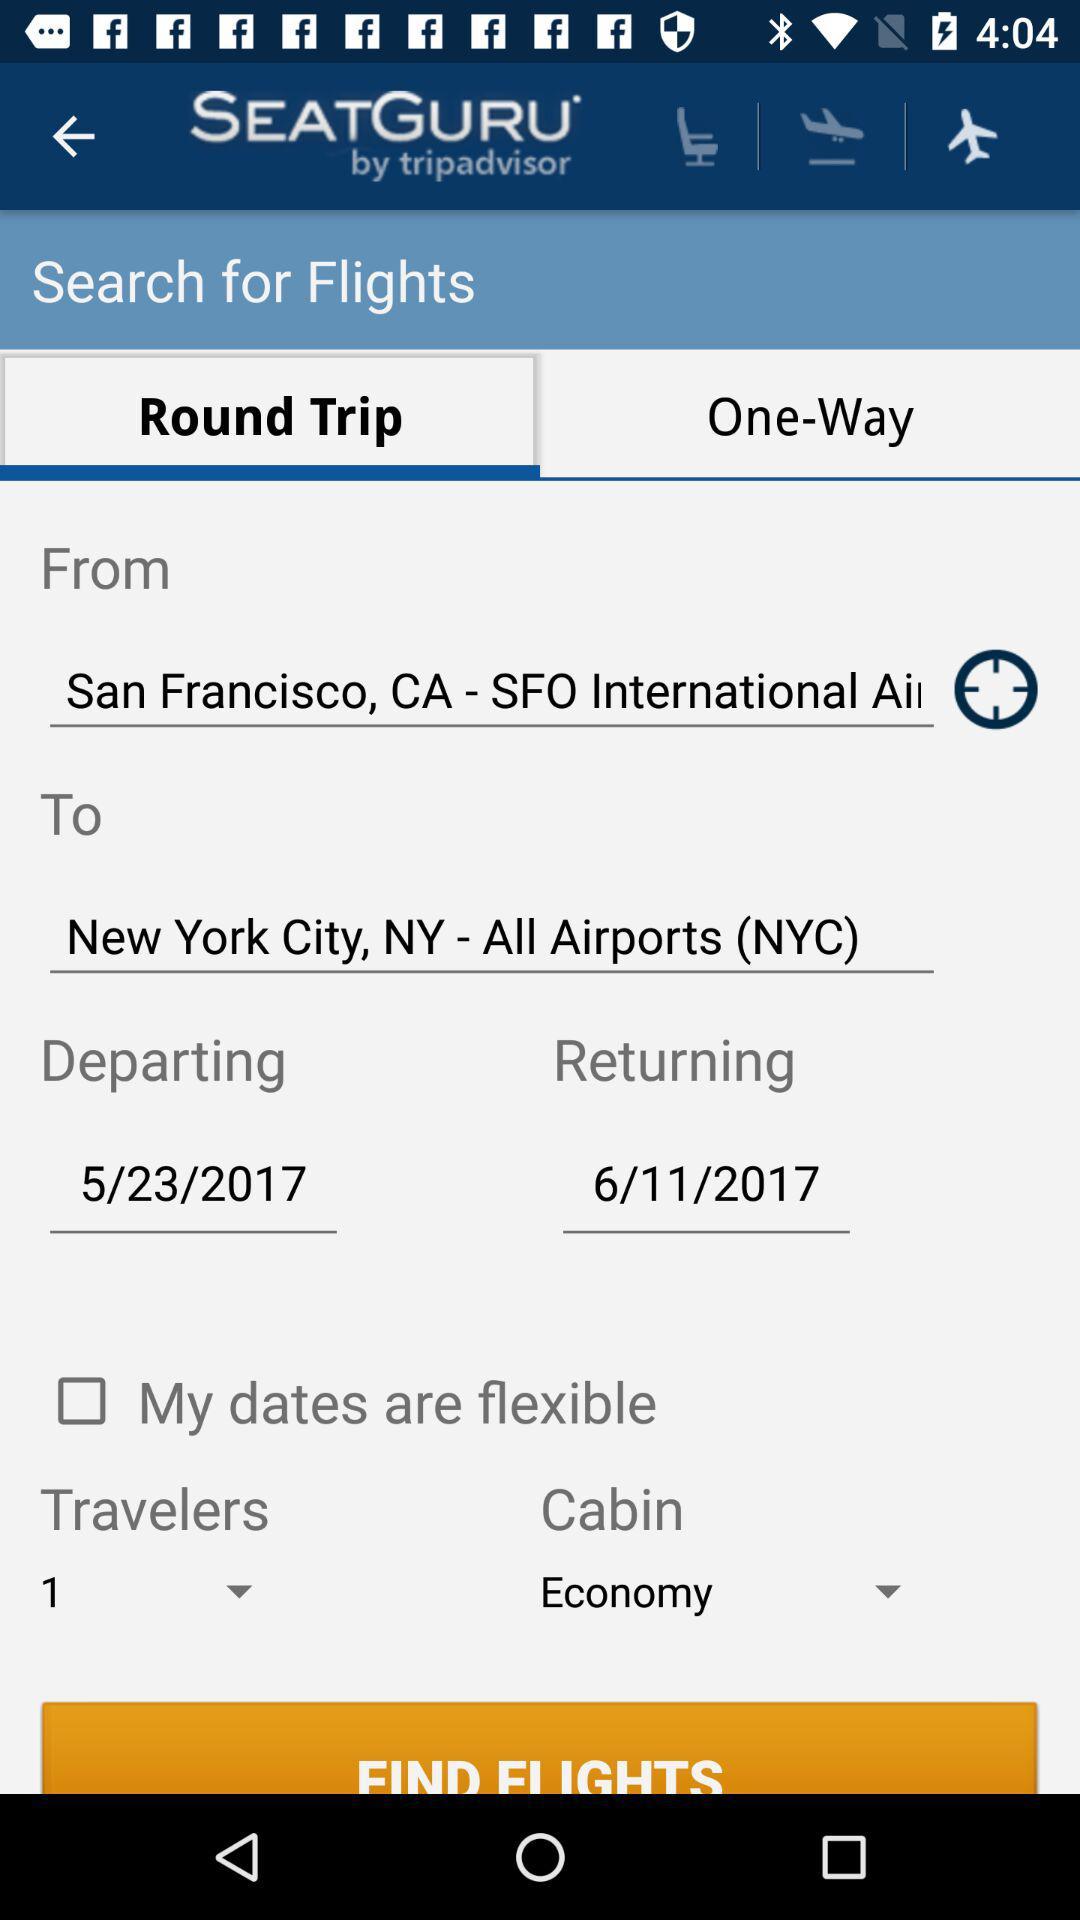  What do you see at coordinates (80, 1400) in the screenshot?
I see `my dates are flexible checkbox` at bounding box center [80, 1400].